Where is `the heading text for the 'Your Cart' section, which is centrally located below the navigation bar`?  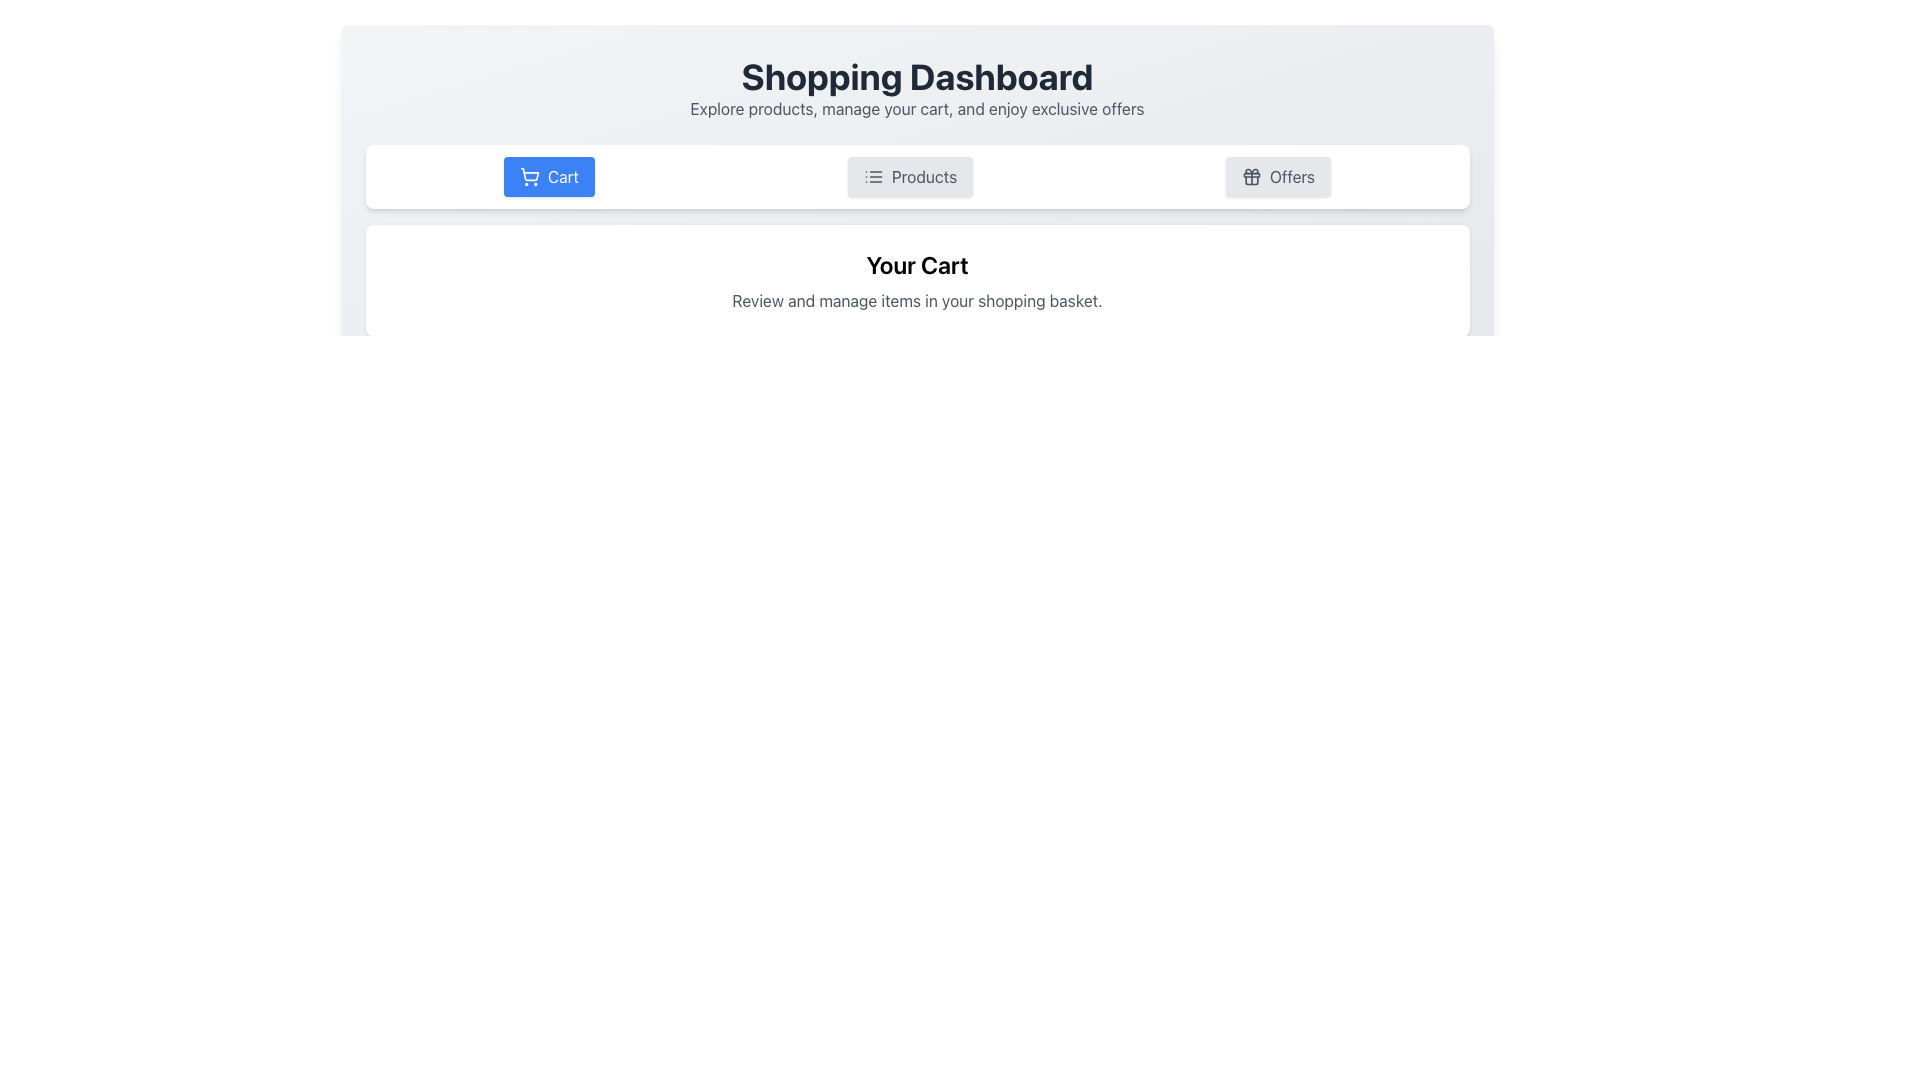
the heading text for the 'Your Cart' section, which is centrally located below the navigation bar is located at coordinates (916, 264).